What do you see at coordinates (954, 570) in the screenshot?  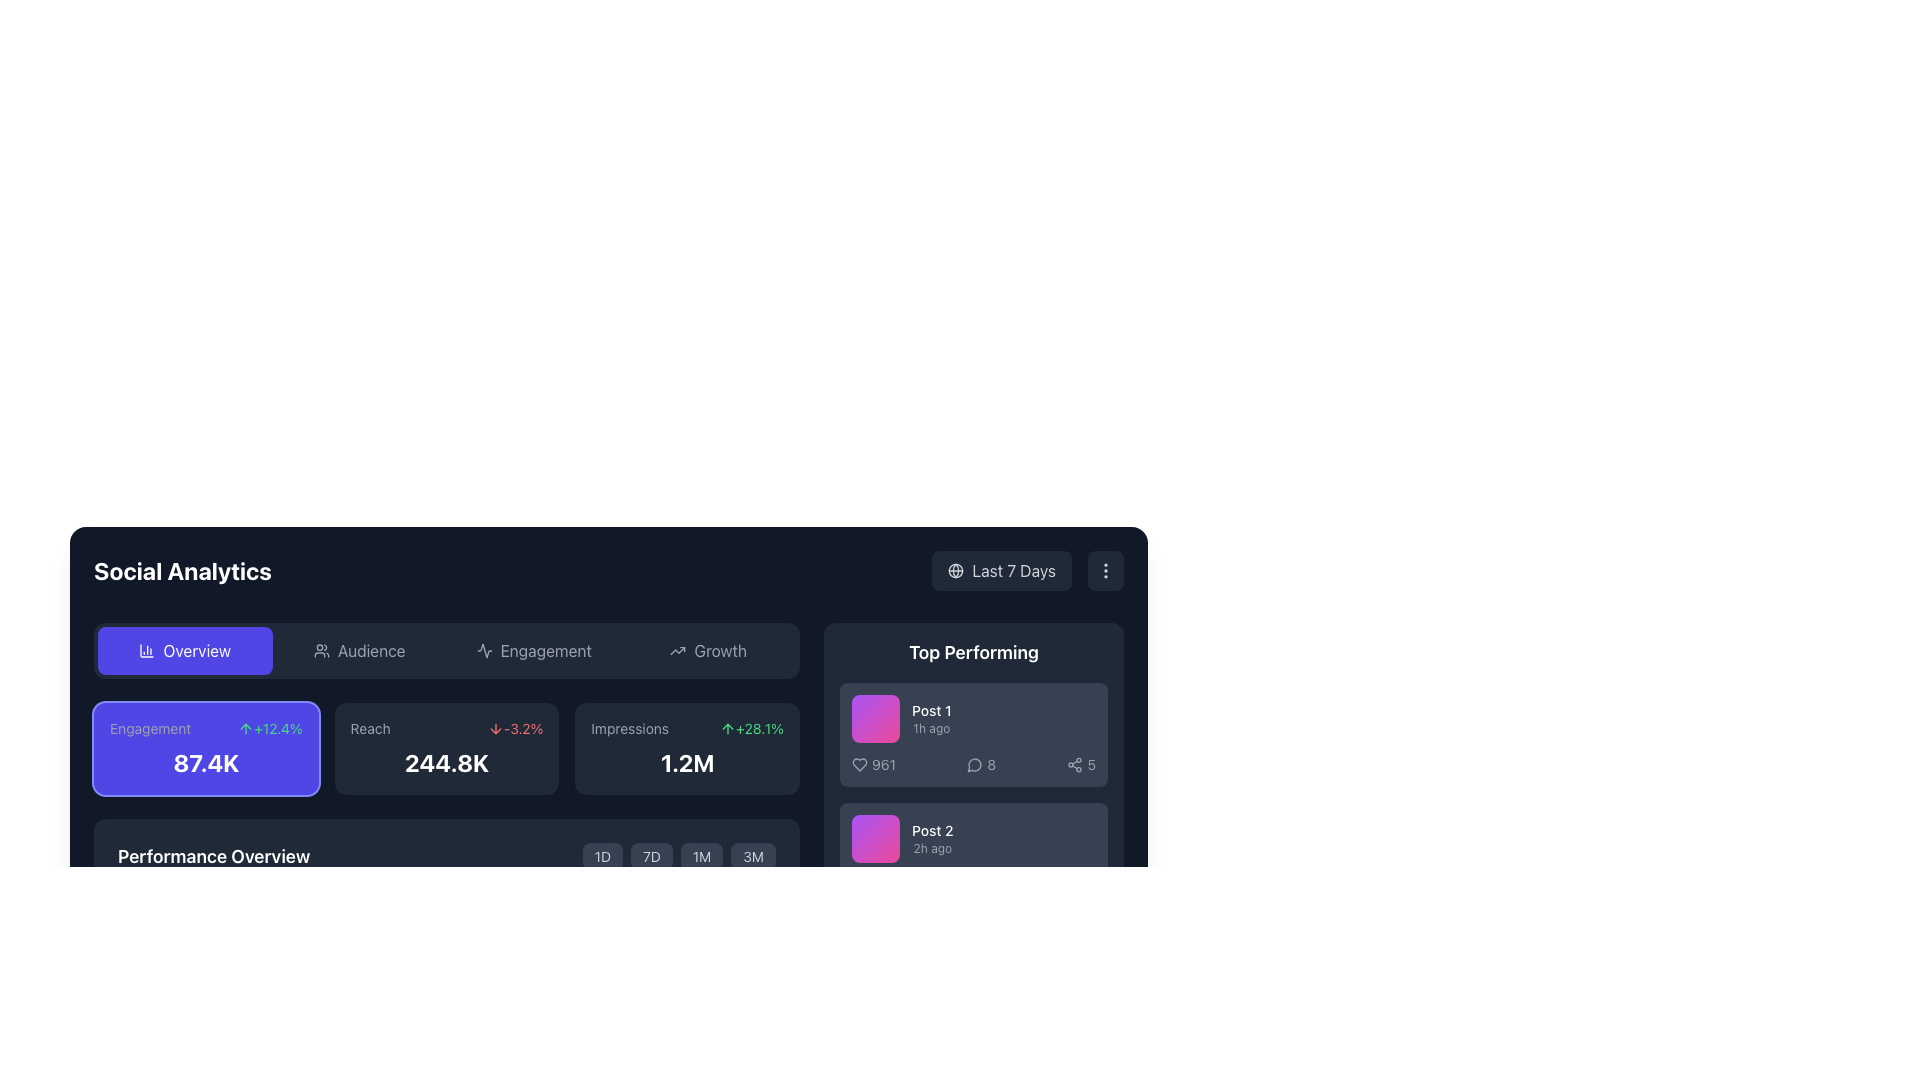 I see `circular SVG icon that is part of the globe representation located in the top-right corner of the interface, near the date range options for 'Last 7 Days'` at bounding box center [954, 570].